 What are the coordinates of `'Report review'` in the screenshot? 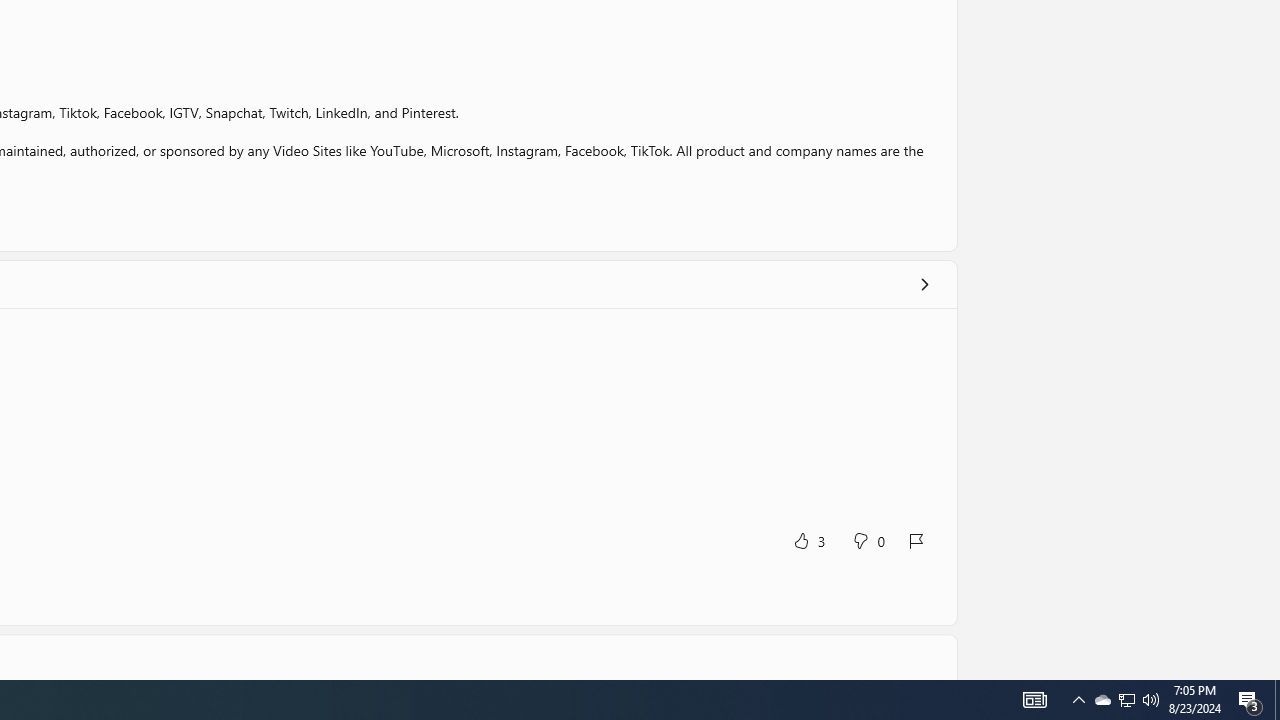 It's located at (916, 541).